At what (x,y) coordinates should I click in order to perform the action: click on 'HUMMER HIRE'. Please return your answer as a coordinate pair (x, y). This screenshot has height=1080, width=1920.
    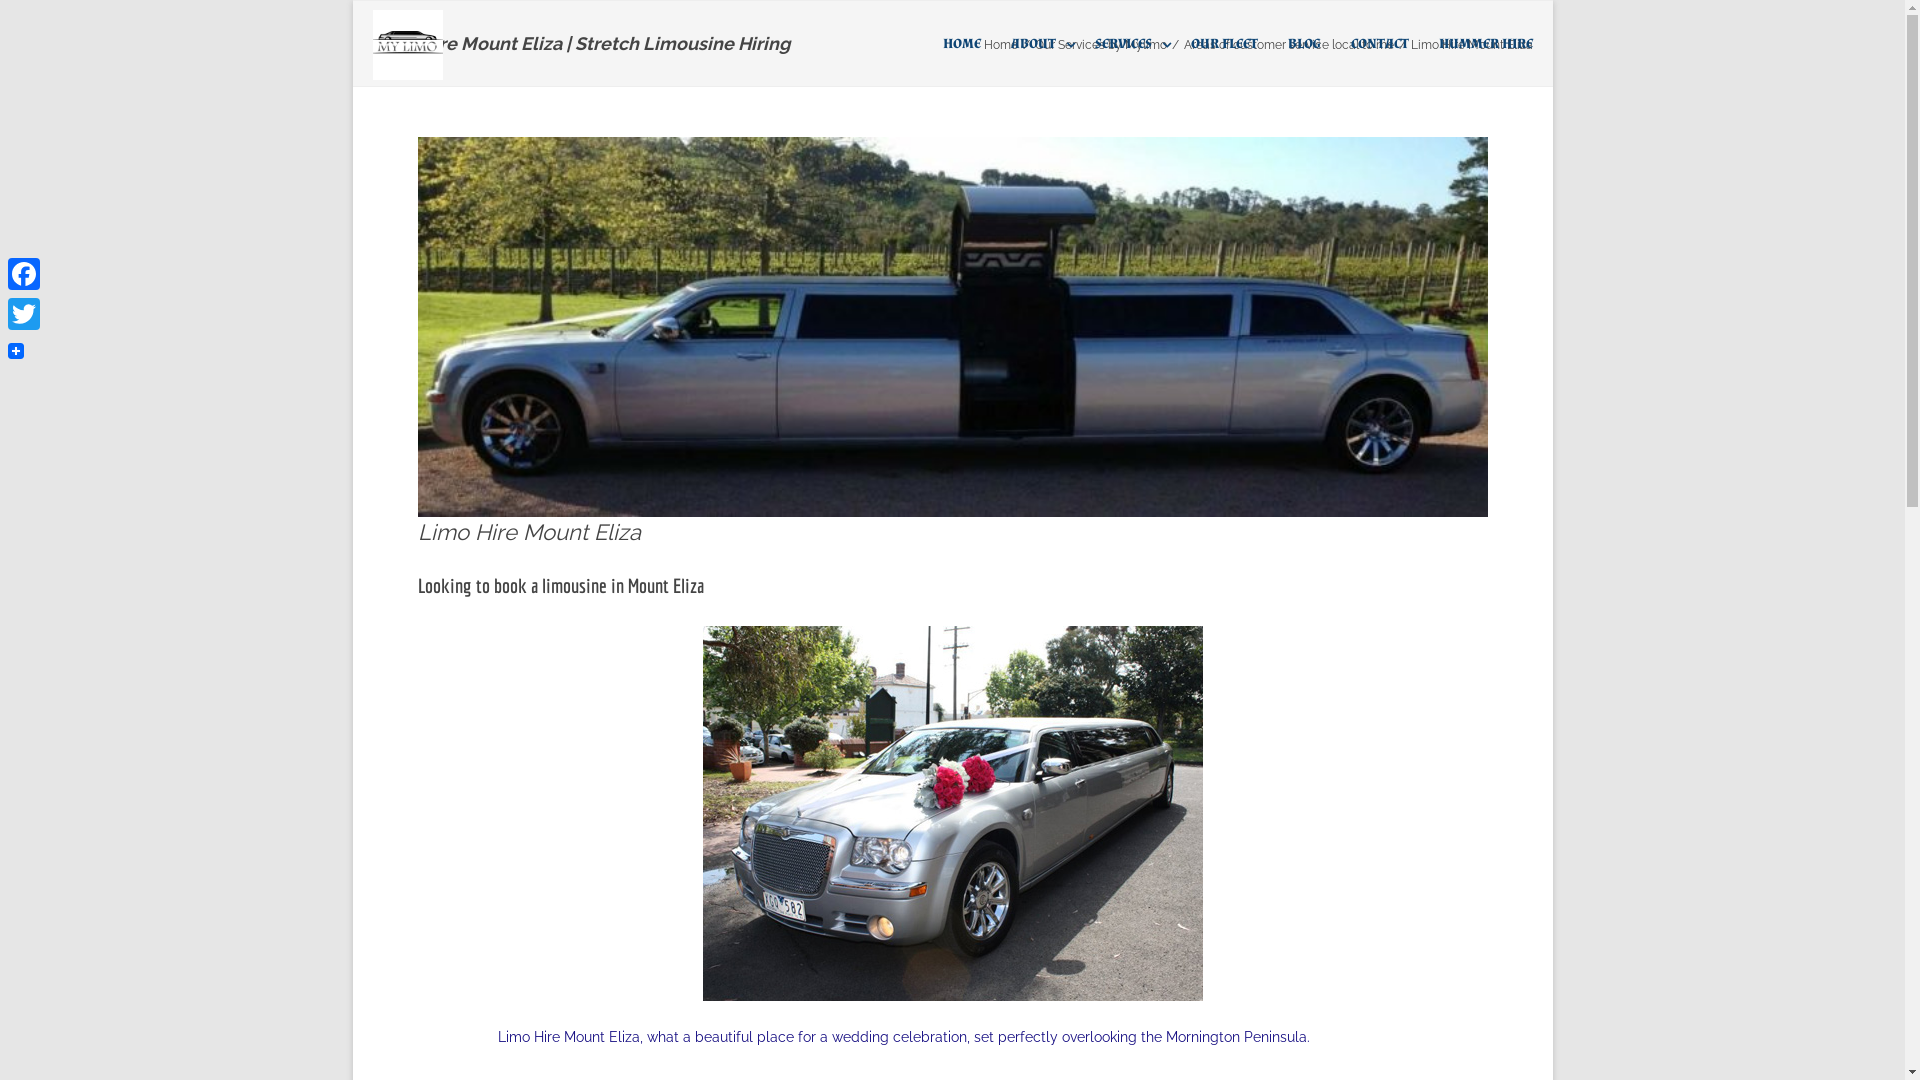
    Looking at the image, I should click on (1484, 43).